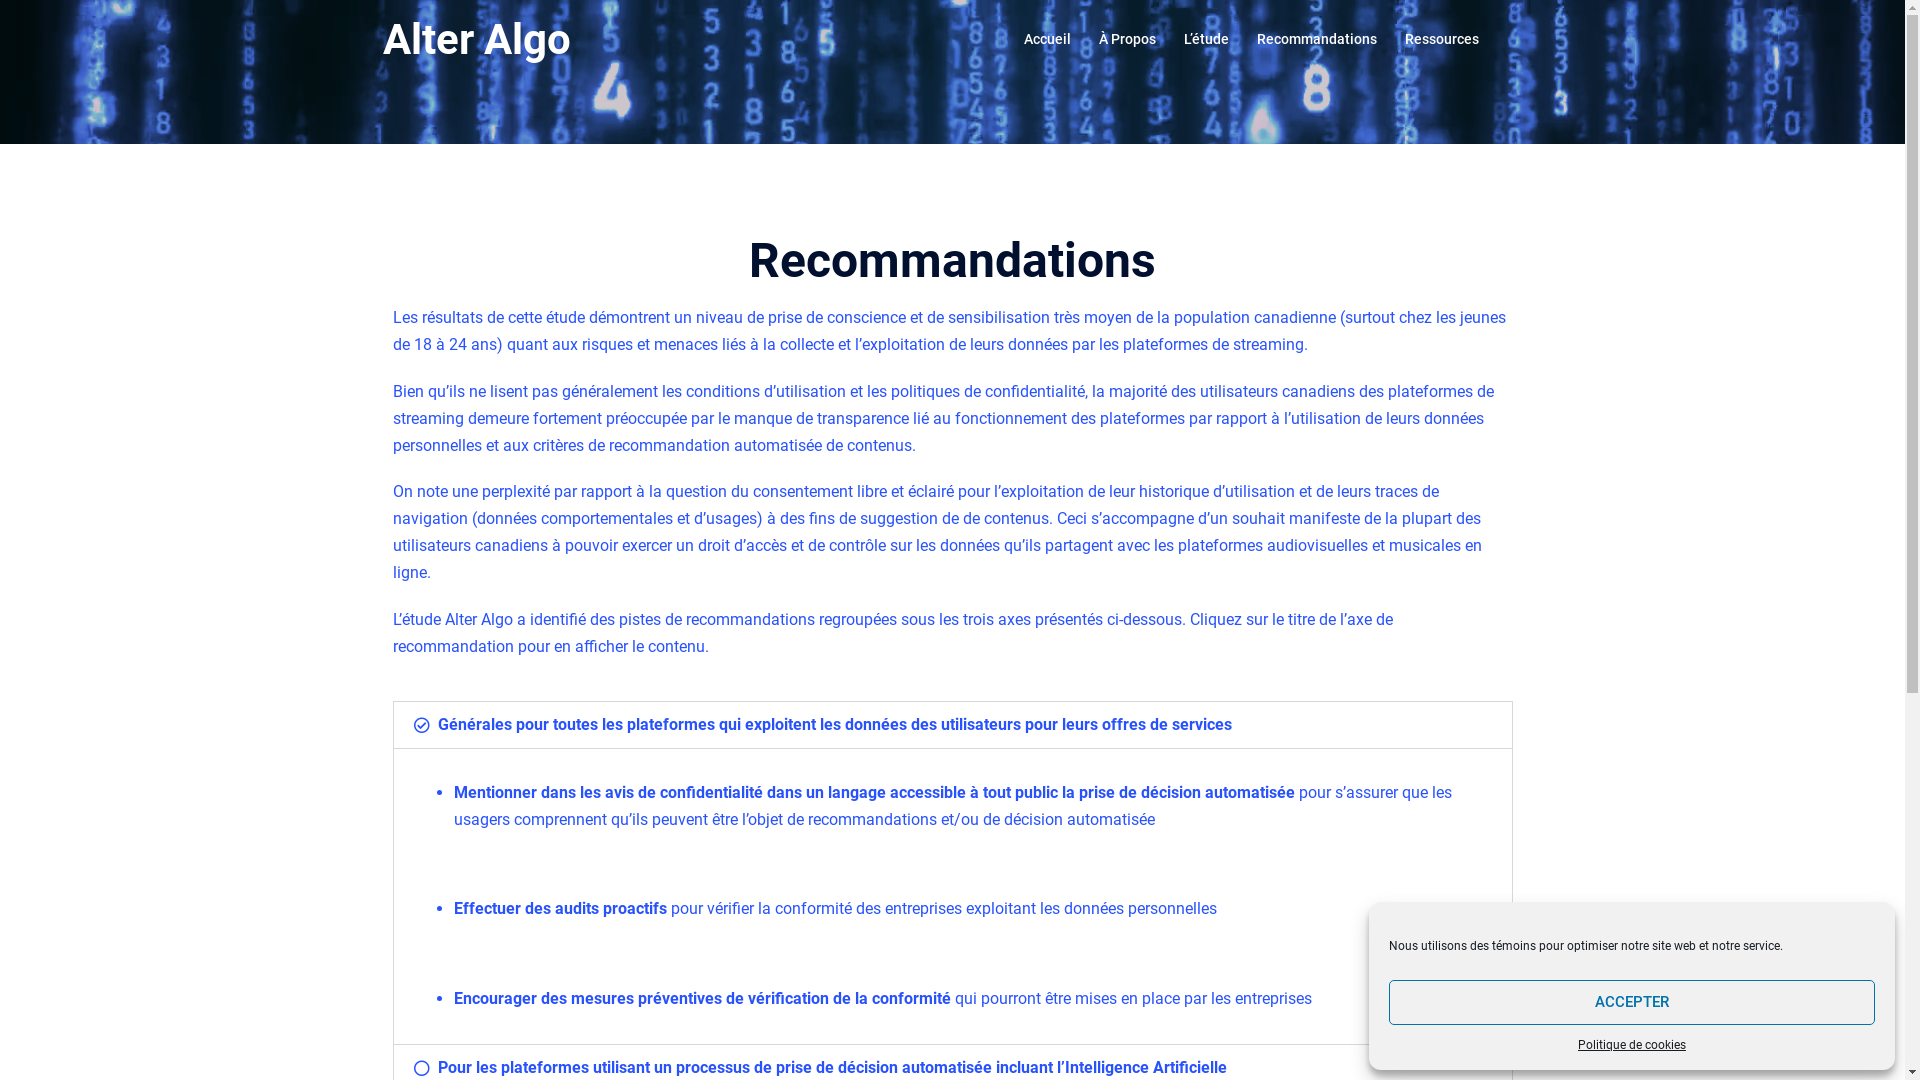 The image size is (1920, 1080). What do you see at coordinates (1577, 1044) in the screenshot?
I see `'Politique de cookies'` at bounding box center [1577, 1044].